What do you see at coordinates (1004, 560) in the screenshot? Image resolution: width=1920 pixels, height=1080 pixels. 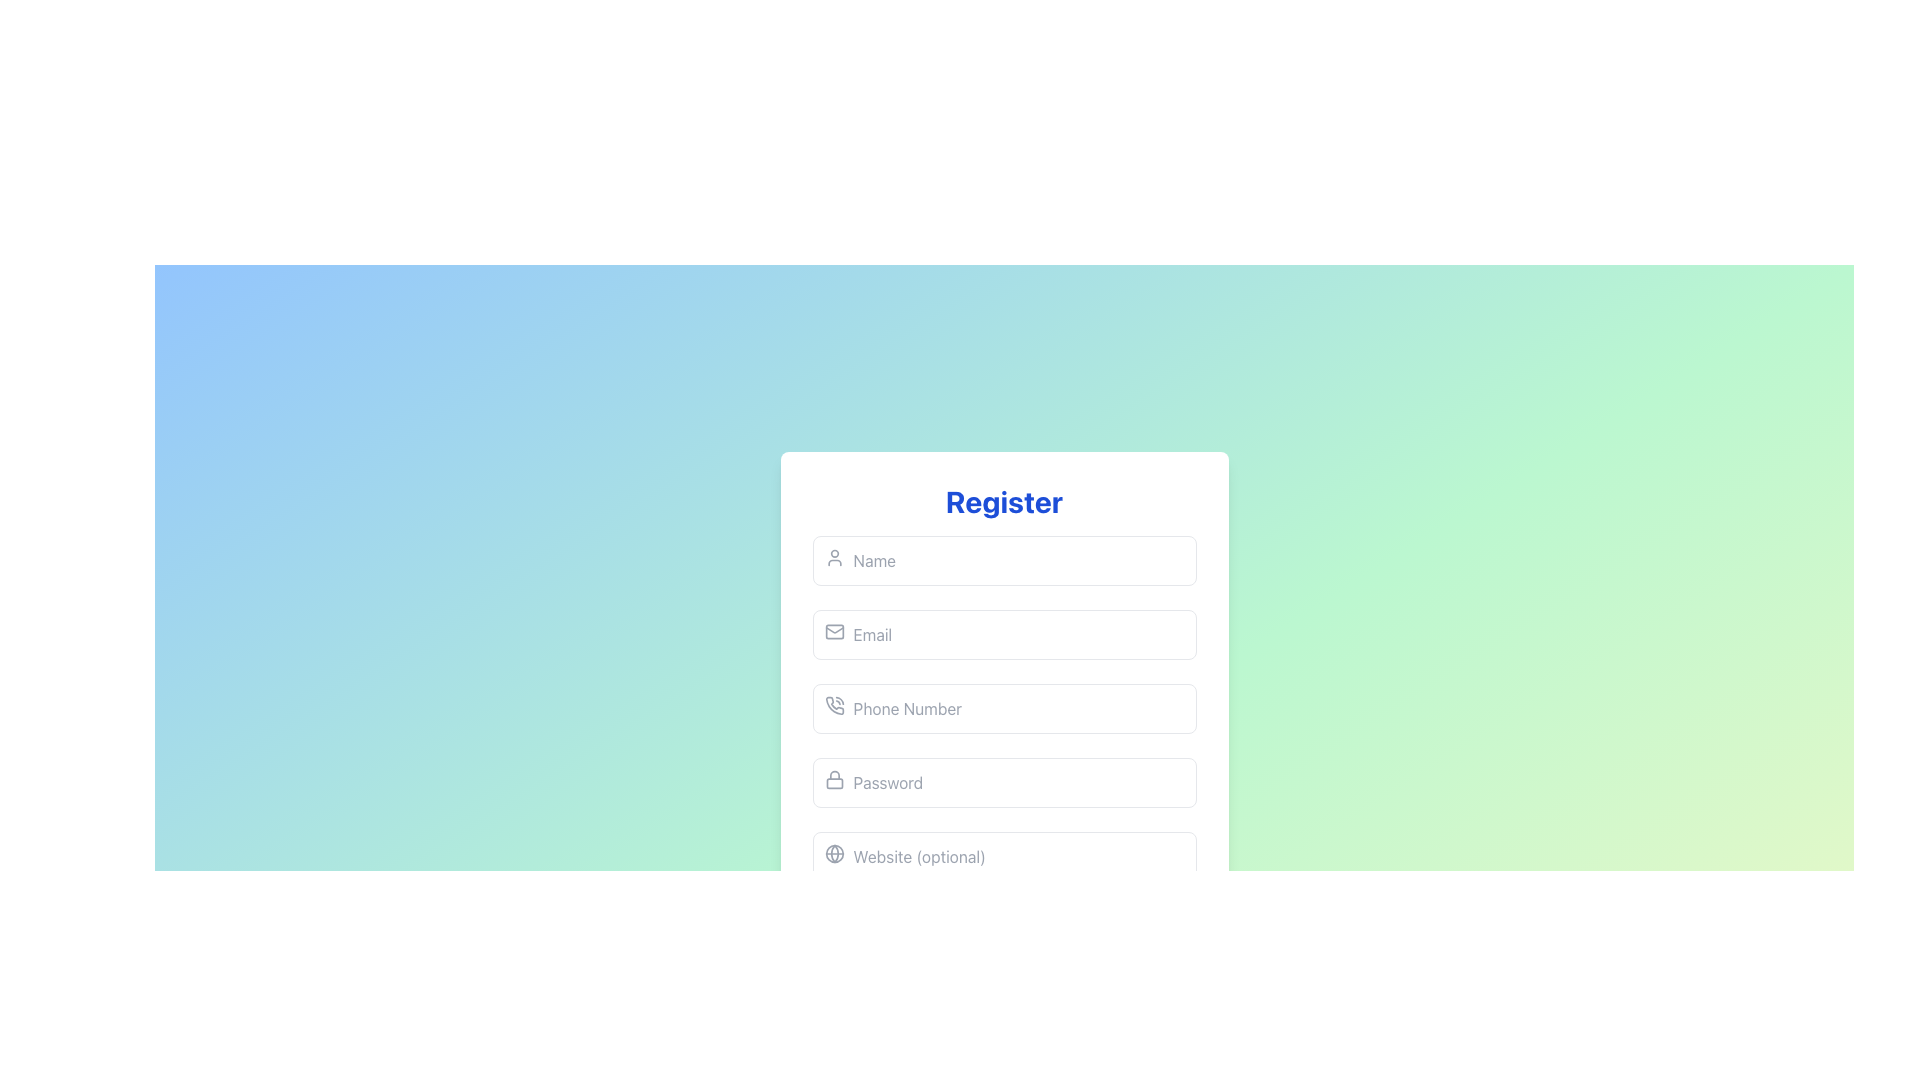 I see `the text input field for 'Name' under the 'Register' title by tabbing to it` at bounding box center [1004, 560].